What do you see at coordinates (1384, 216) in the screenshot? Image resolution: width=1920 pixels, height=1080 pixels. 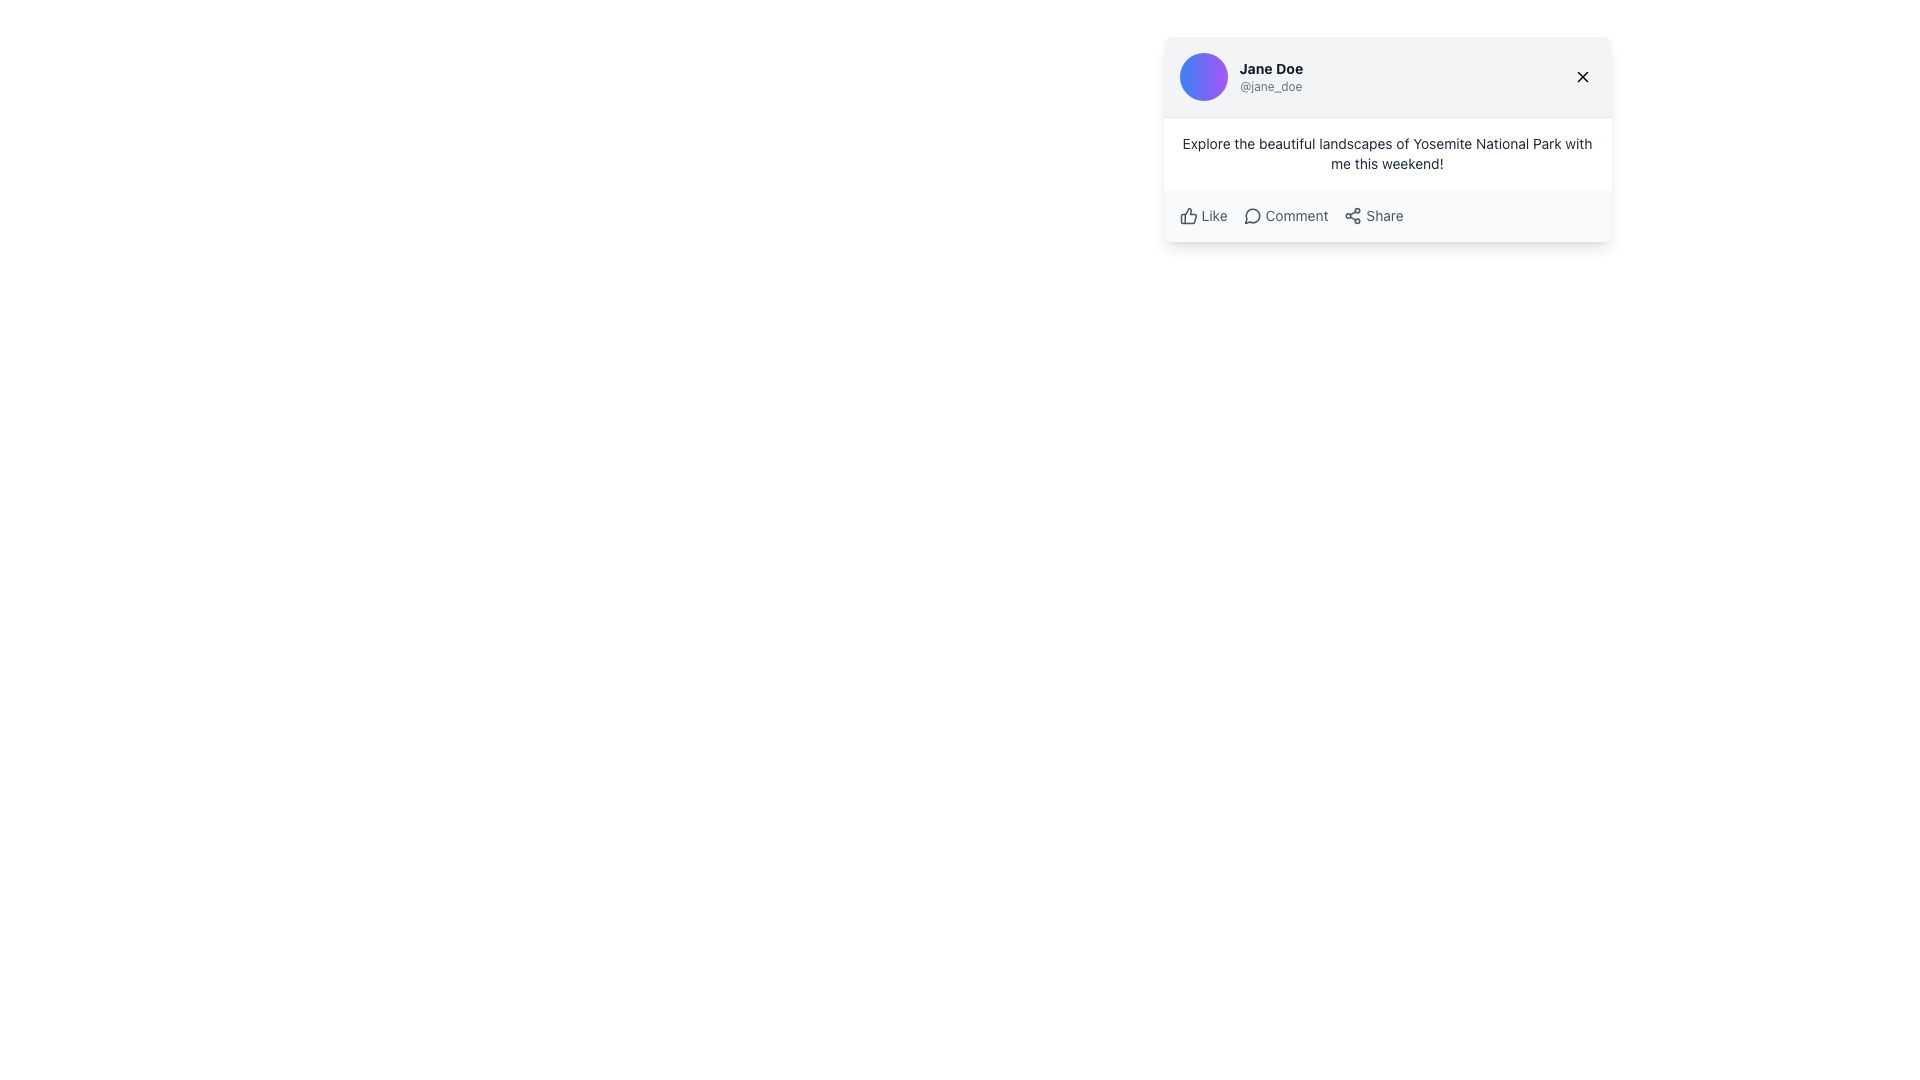 I see `text label 'Share' which is styled with a smaller font size and subdued gray color, located to the right of the share icon` at bounding box center [1384, 216].